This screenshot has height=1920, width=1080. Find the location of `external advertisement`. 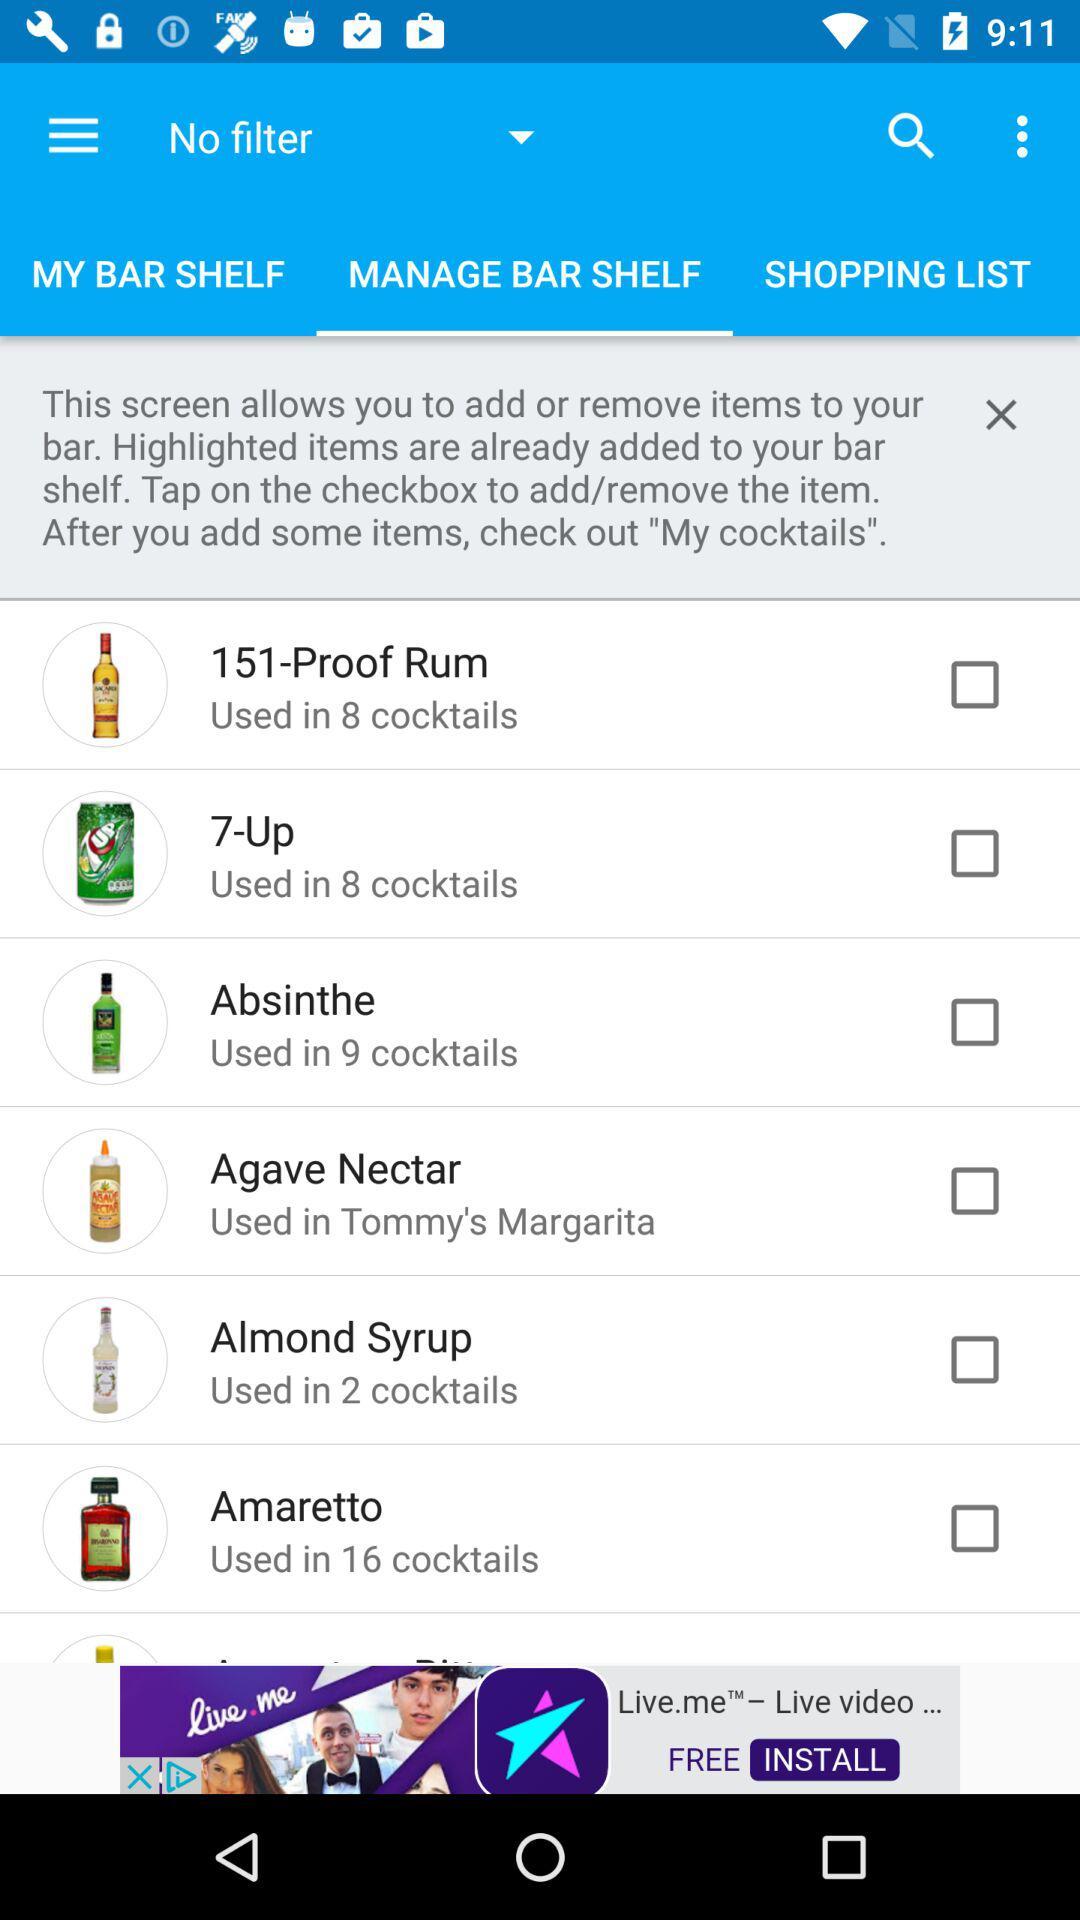

external advertisement is located at coordinates (540, 1727).